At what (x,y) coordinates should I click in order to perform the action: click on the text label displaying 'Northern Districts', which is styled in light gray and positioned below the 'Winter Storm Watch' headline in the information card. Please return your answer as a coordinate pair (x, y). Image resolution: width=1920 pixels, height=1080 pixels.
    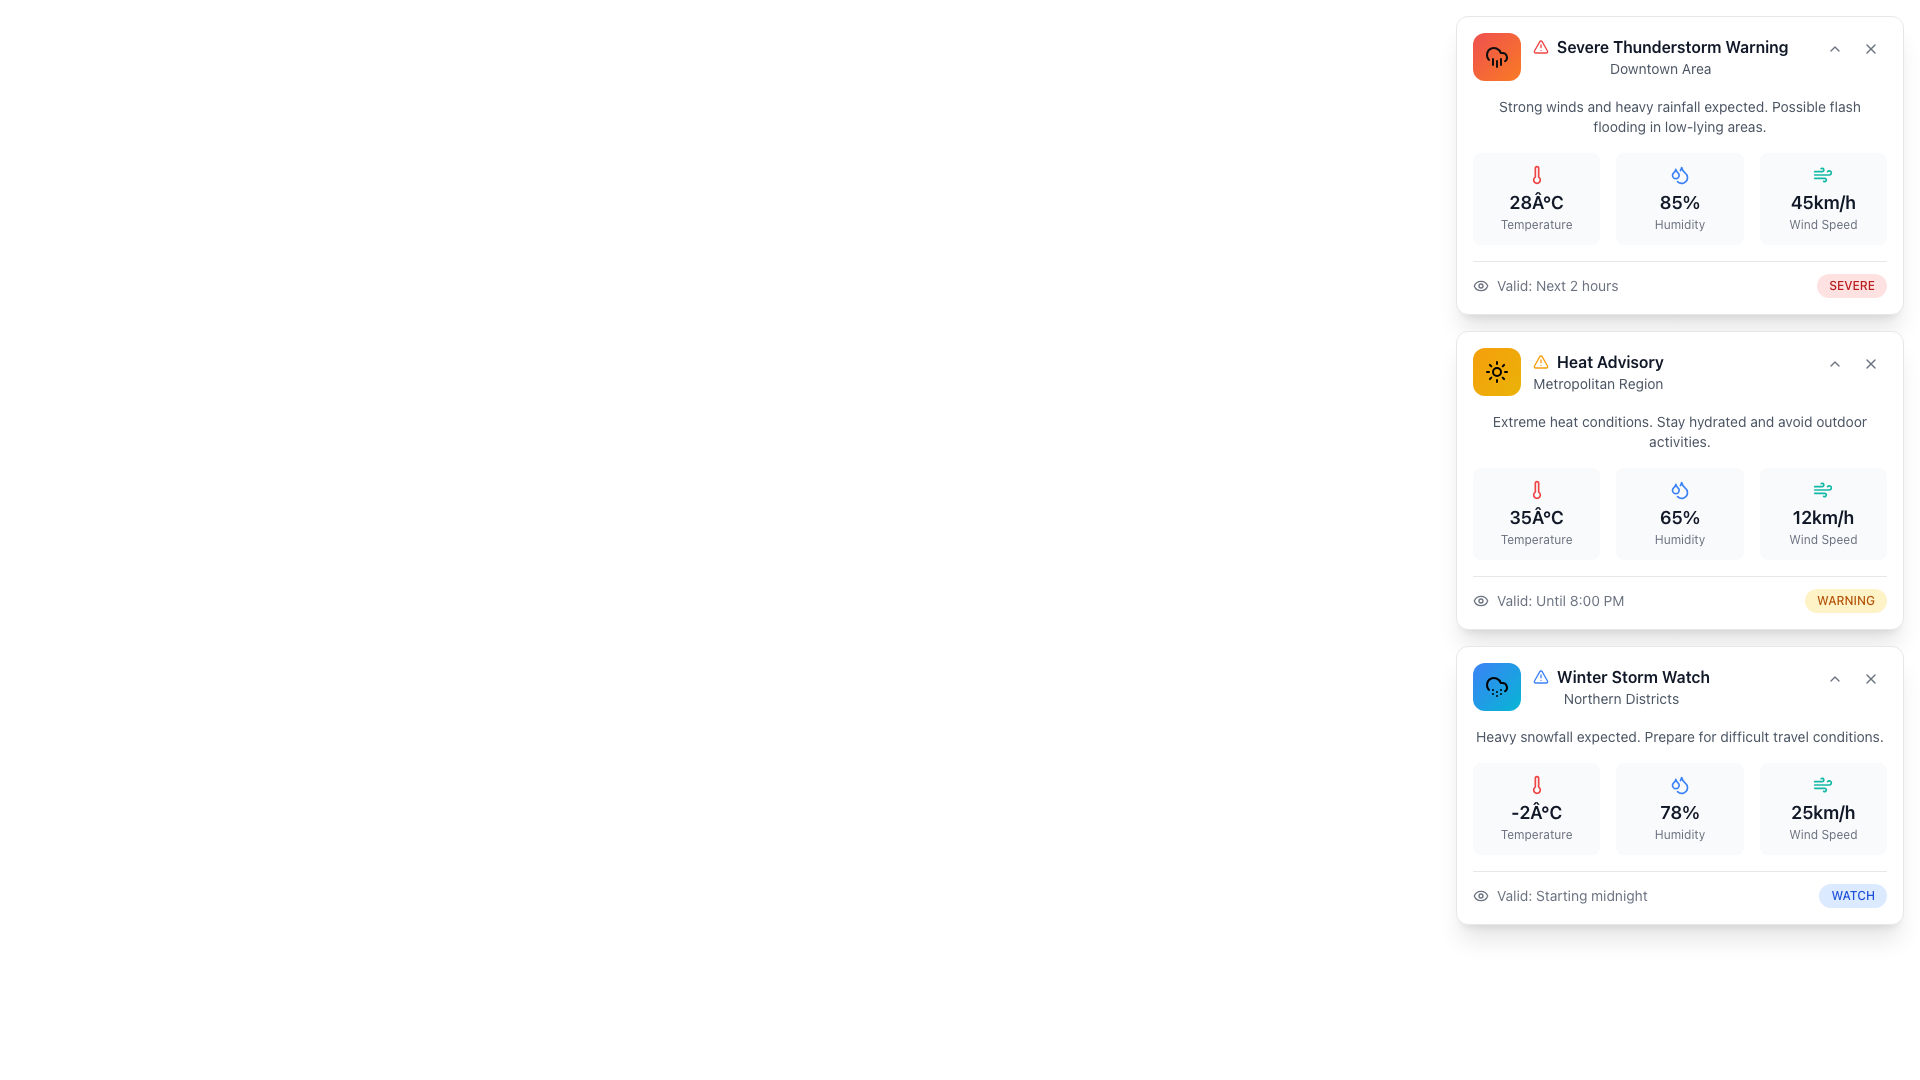
    Looking at the image, I should click on (1621, 697).